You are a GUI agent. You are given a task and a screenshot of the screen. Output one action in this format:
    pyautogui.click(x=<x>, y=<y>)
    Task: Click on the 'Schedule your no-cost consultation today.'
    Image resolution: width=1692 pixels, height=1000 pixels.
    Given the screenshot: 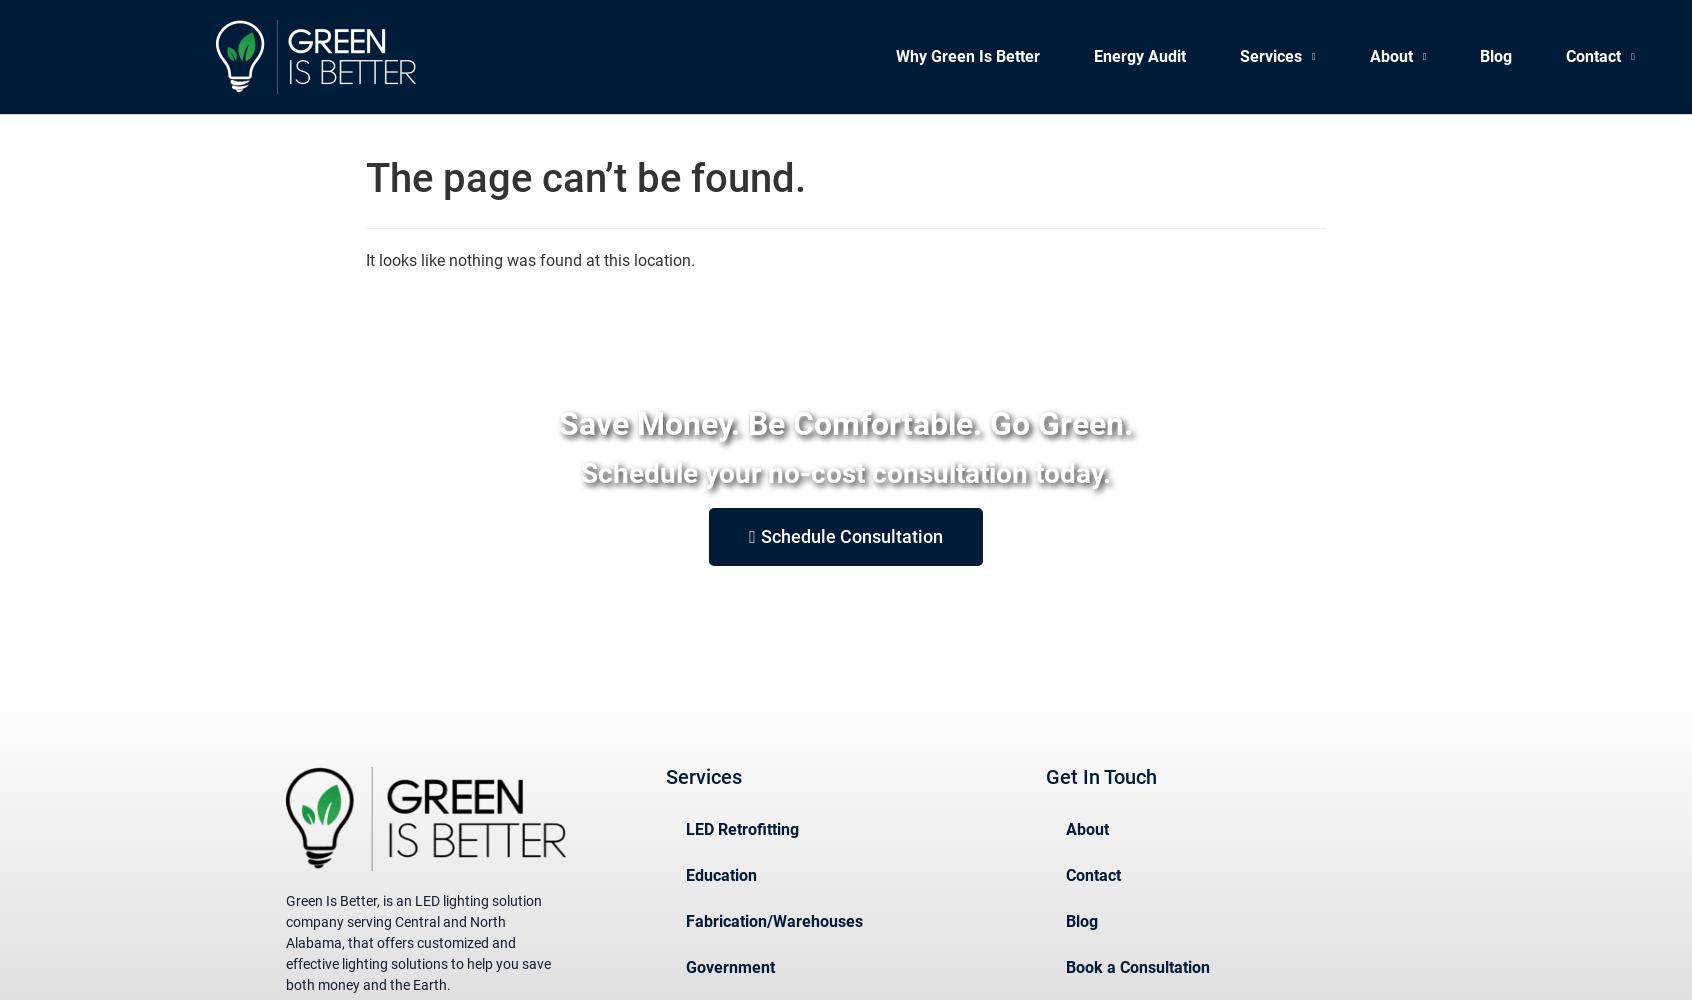 What is the action you would take?
    pyautogui.click(x=846, y=472)
    